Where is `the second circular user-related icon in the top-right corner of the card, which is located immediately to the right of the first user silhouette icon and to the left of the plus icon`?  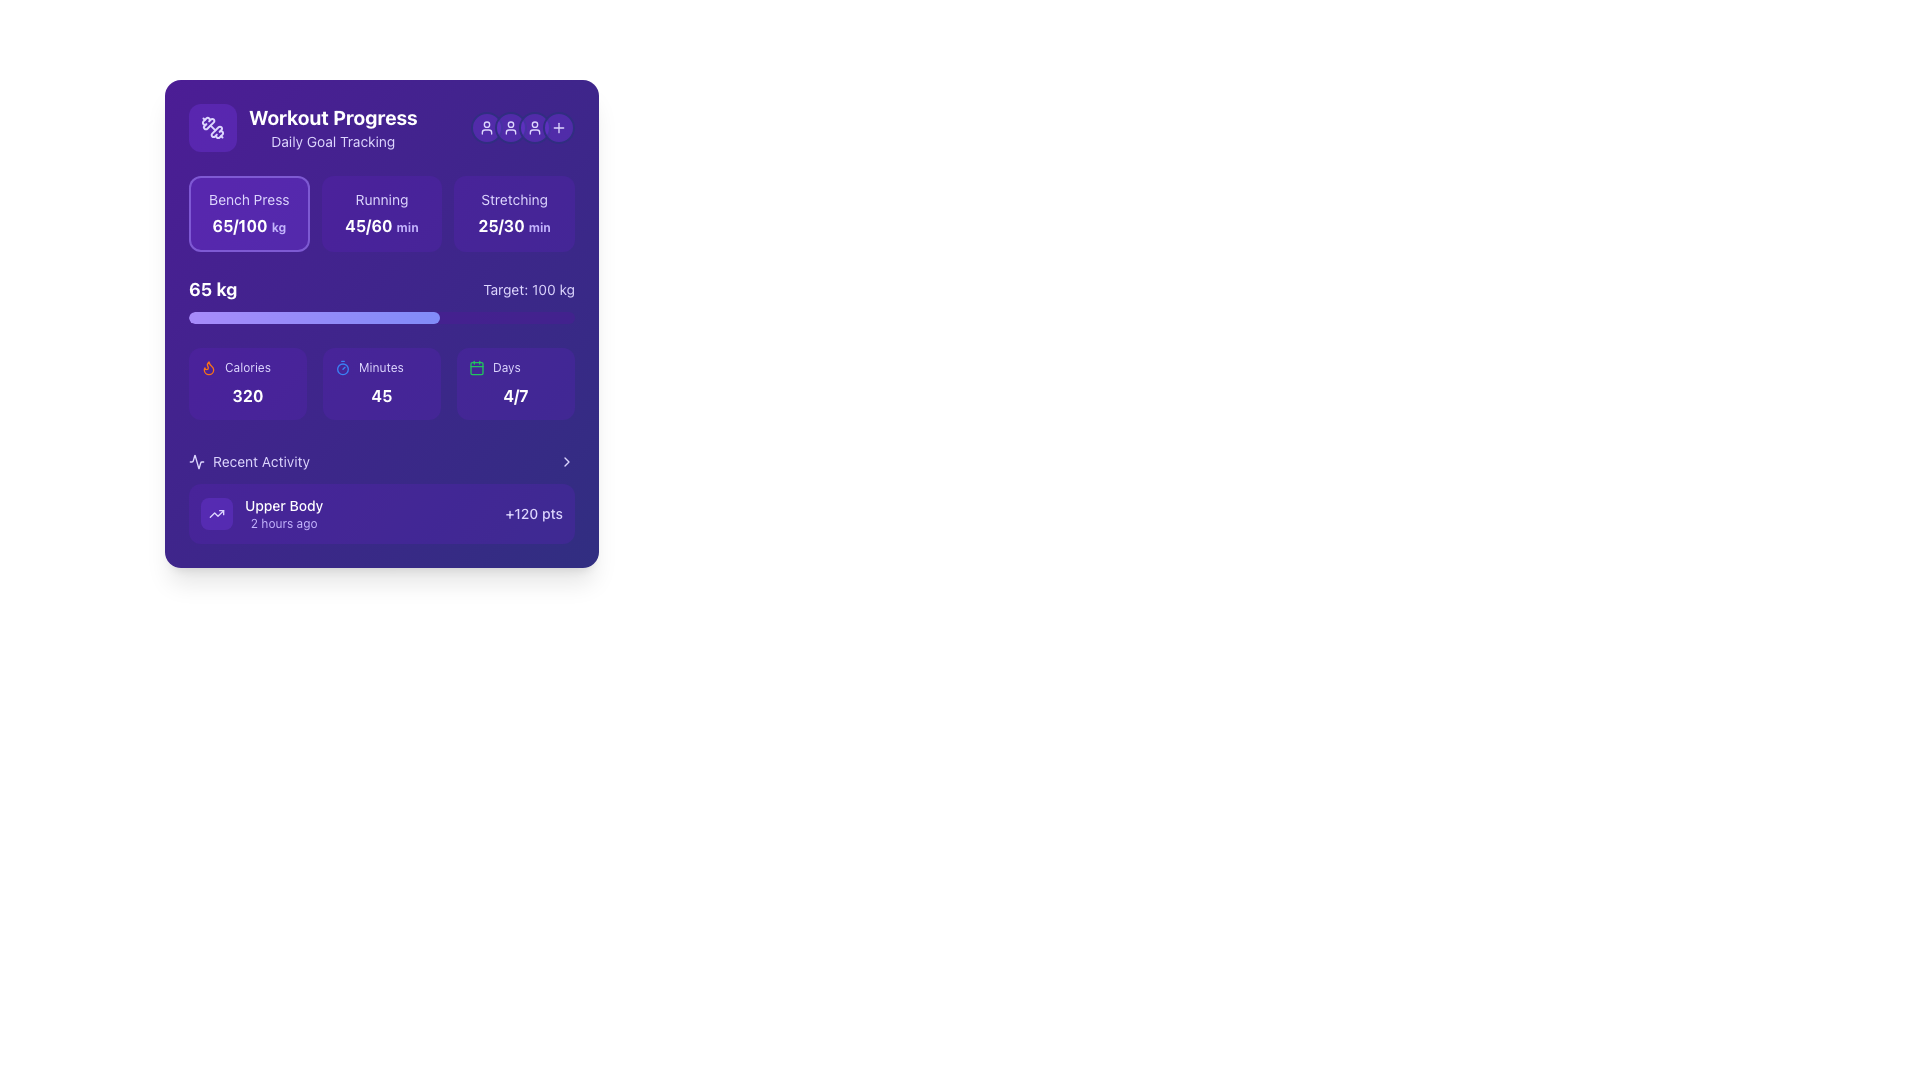
the second circular user-related icon in the top-right corner of the card, which is located immediately to the right of the first user silhouette icon and to the left of the plus icon is located at coordinates (510, 127).